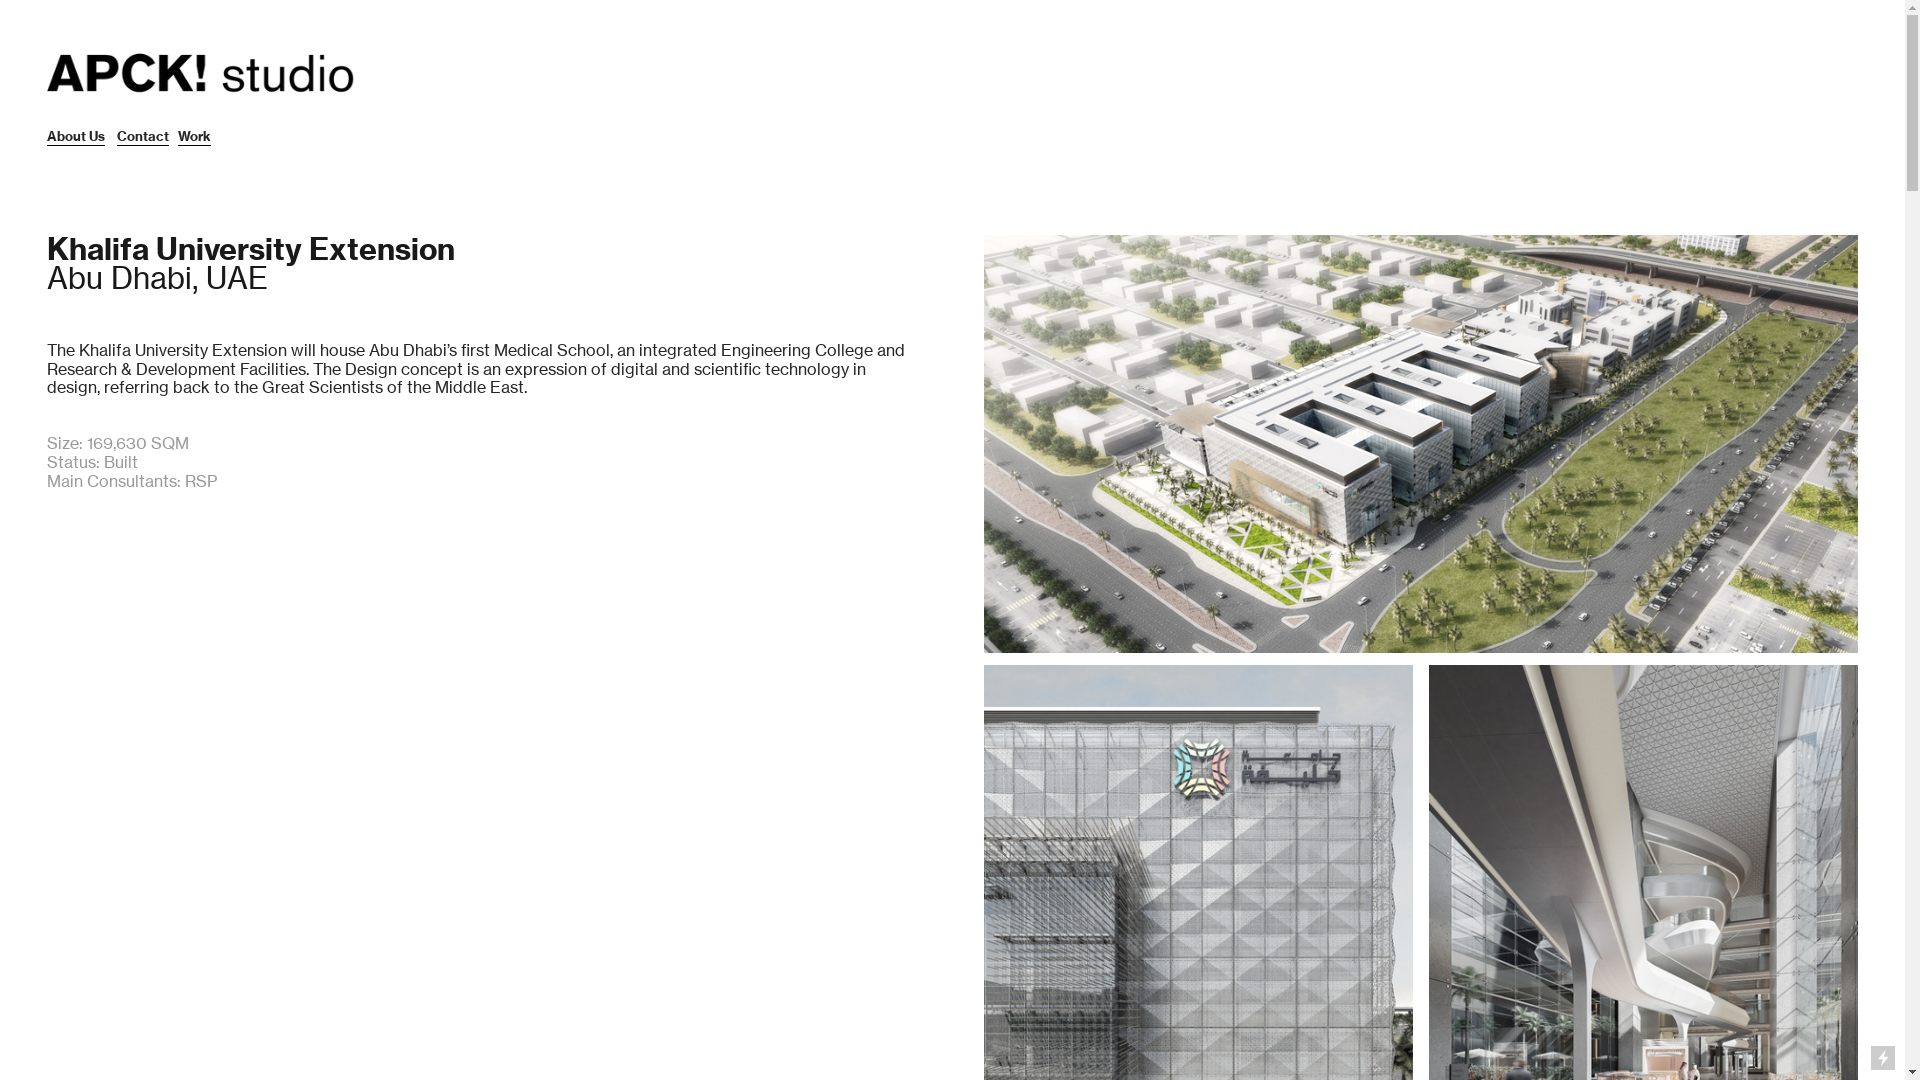 The height and width of the screenshot is (1080, 1920). I want to click on 'Work', so click(194, 136).